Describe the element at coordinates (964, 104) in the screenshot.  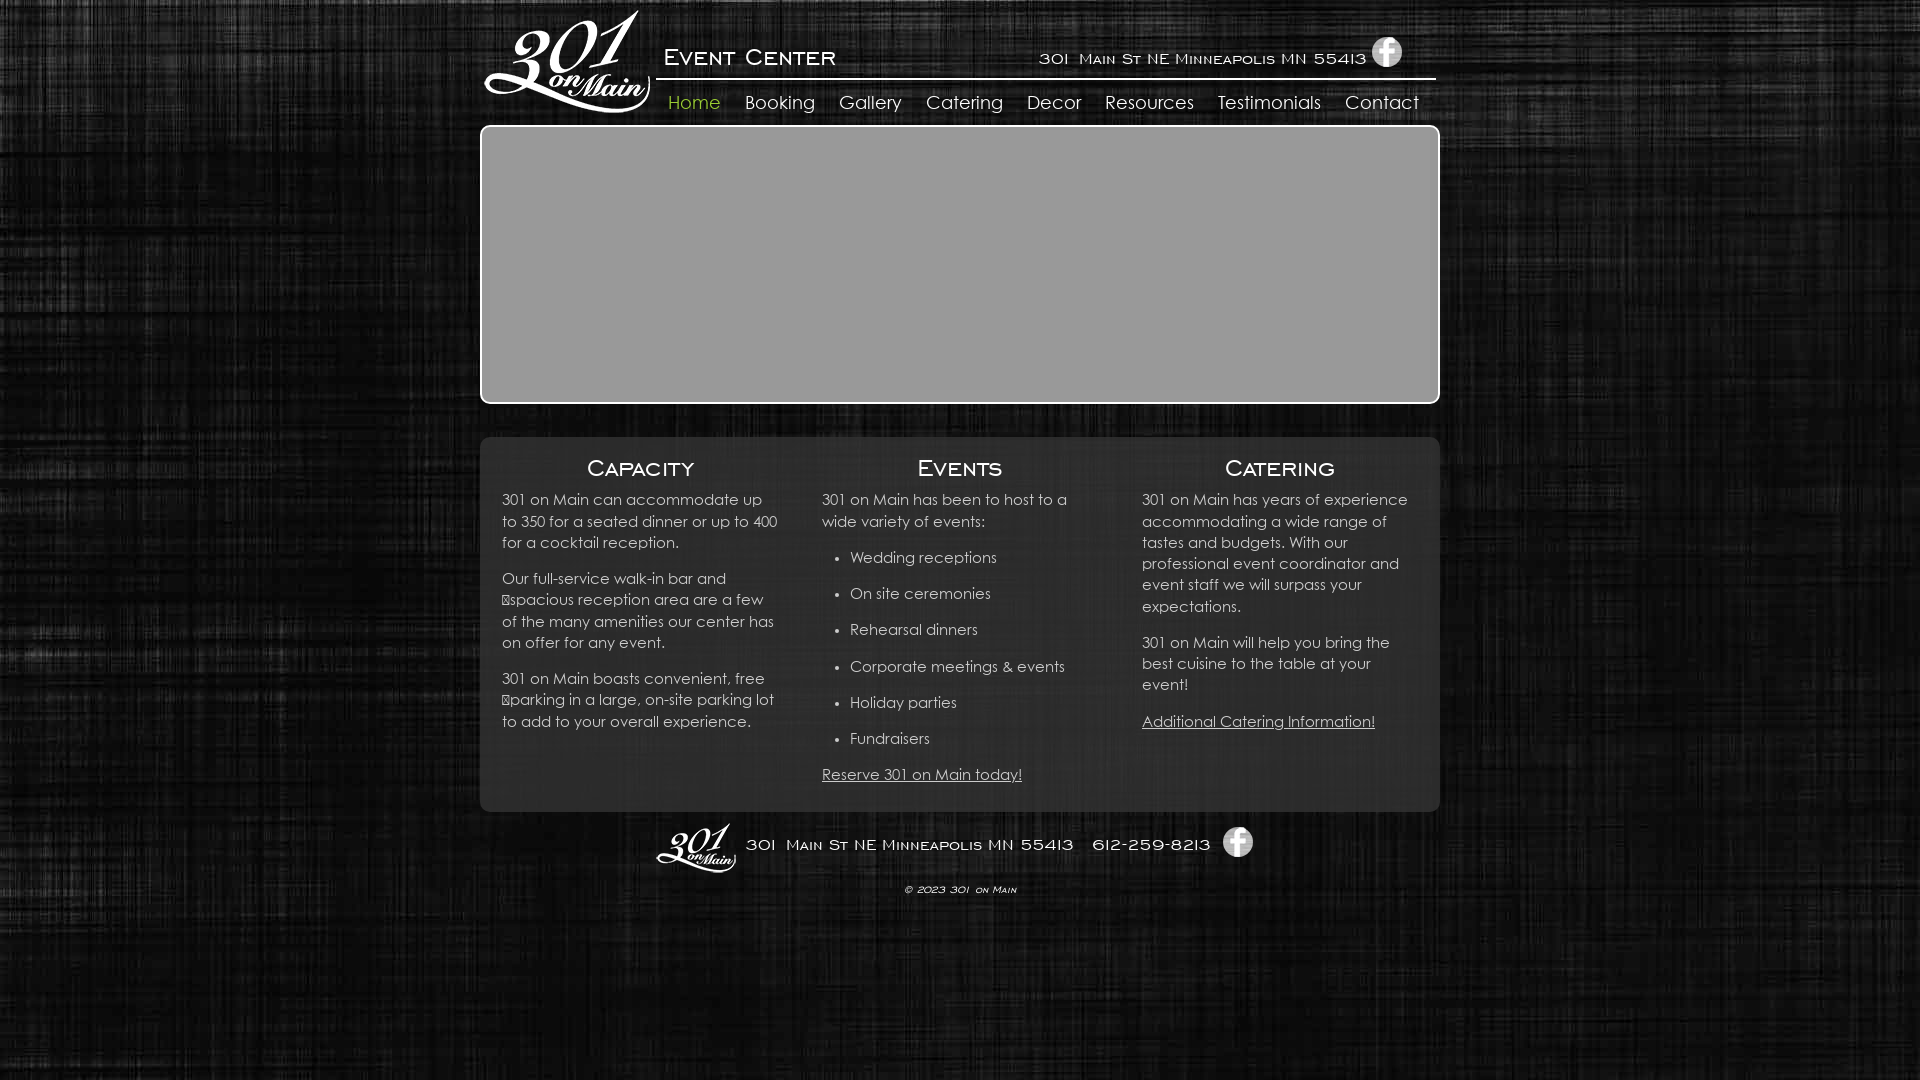
I see `'Catering'` at that location.